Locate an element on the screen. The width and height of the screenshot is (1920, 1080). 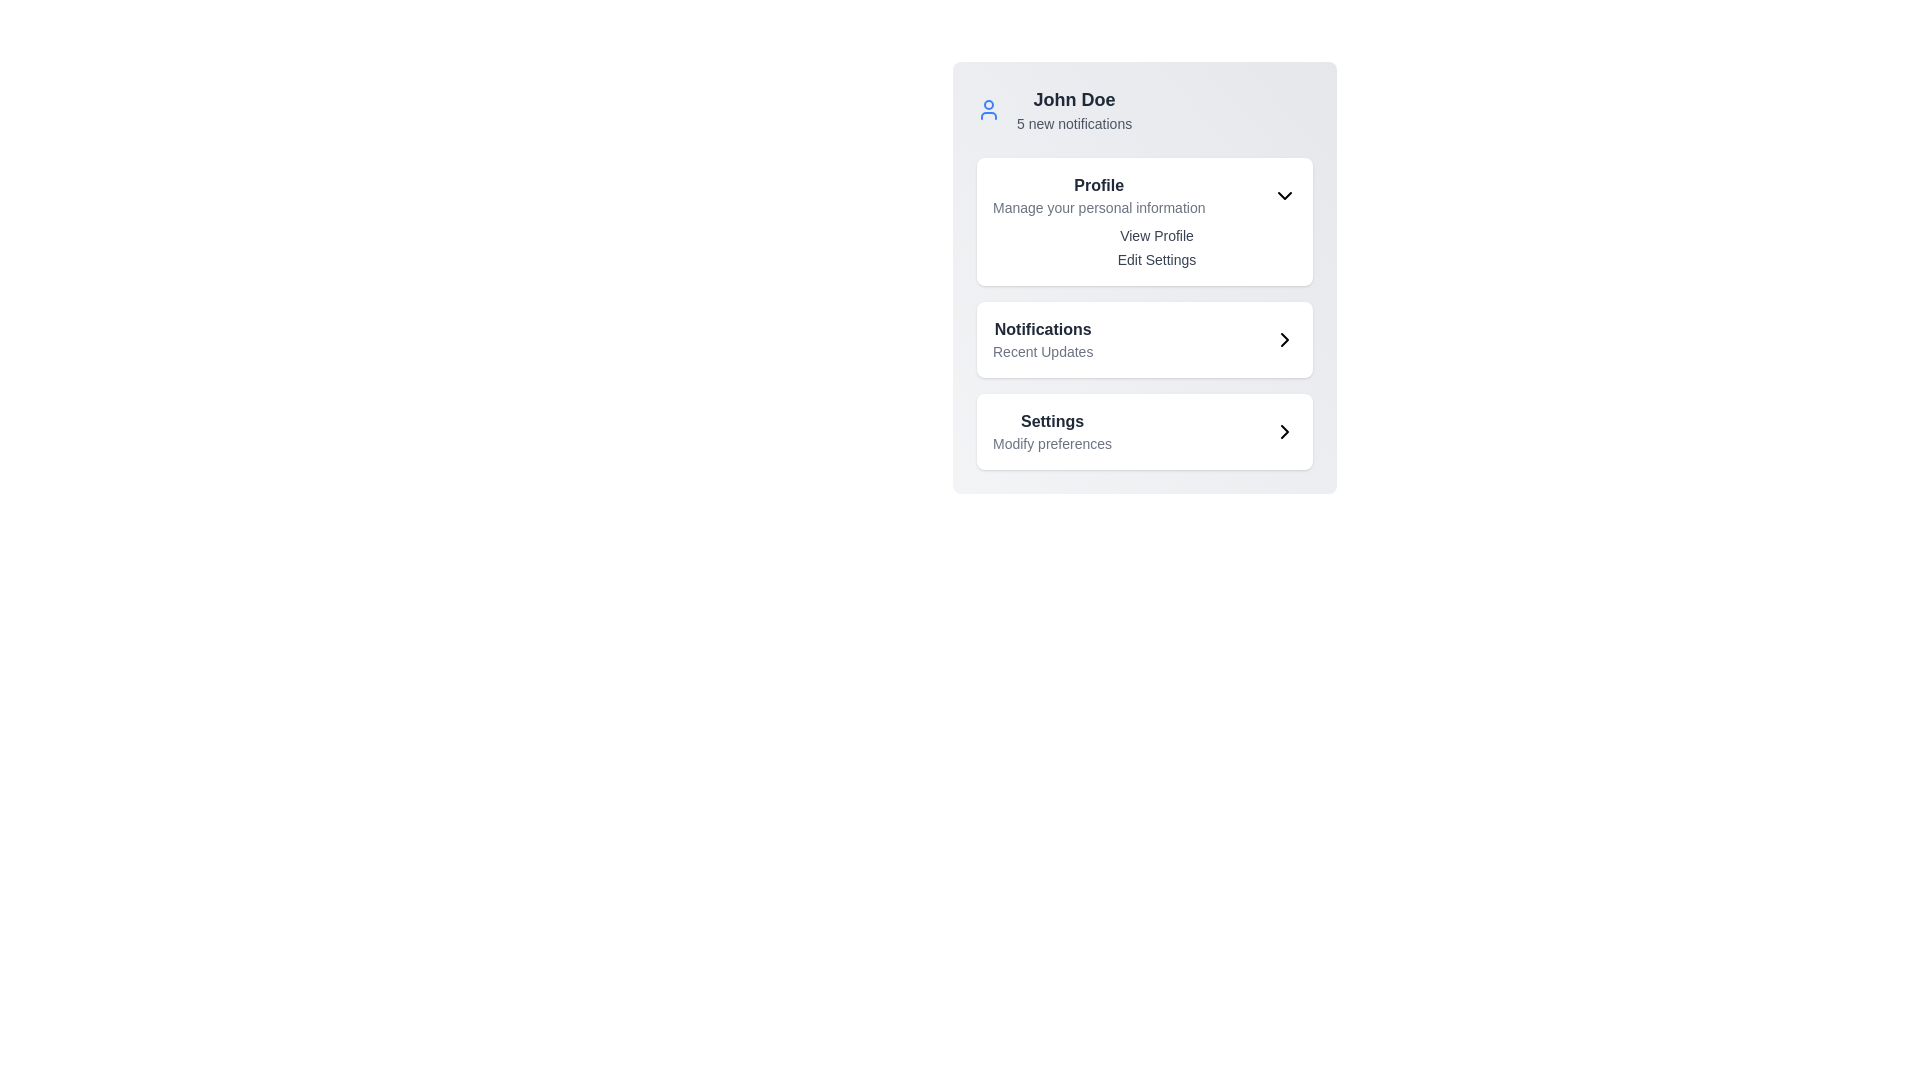
the 'Edit Settings' option from the 'Profile' interactive card, which is the first card in a list and contains a heading and a dropdown arrow icon is located at coordinates (1145, 222).